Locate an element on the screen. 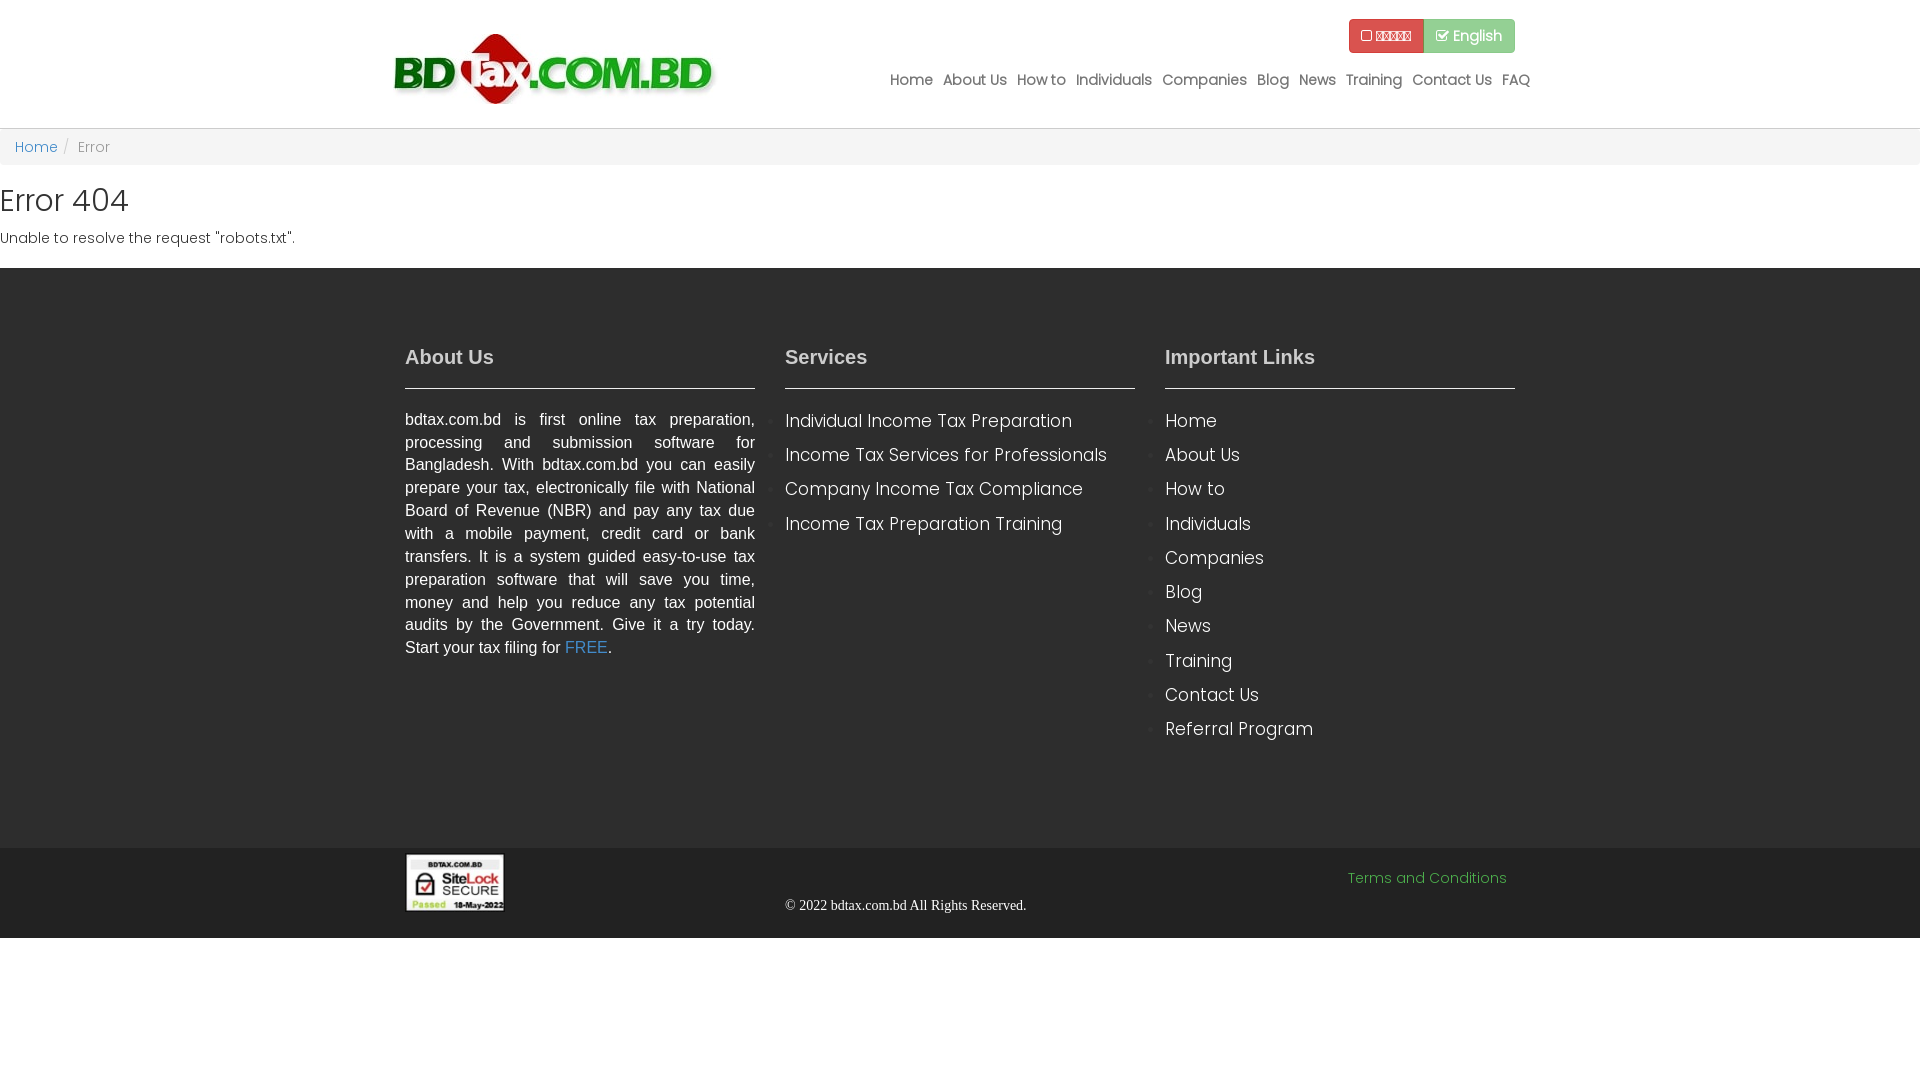 The image size is (1920, 1080). 'Companies' is located at coordinates (1339, 558).